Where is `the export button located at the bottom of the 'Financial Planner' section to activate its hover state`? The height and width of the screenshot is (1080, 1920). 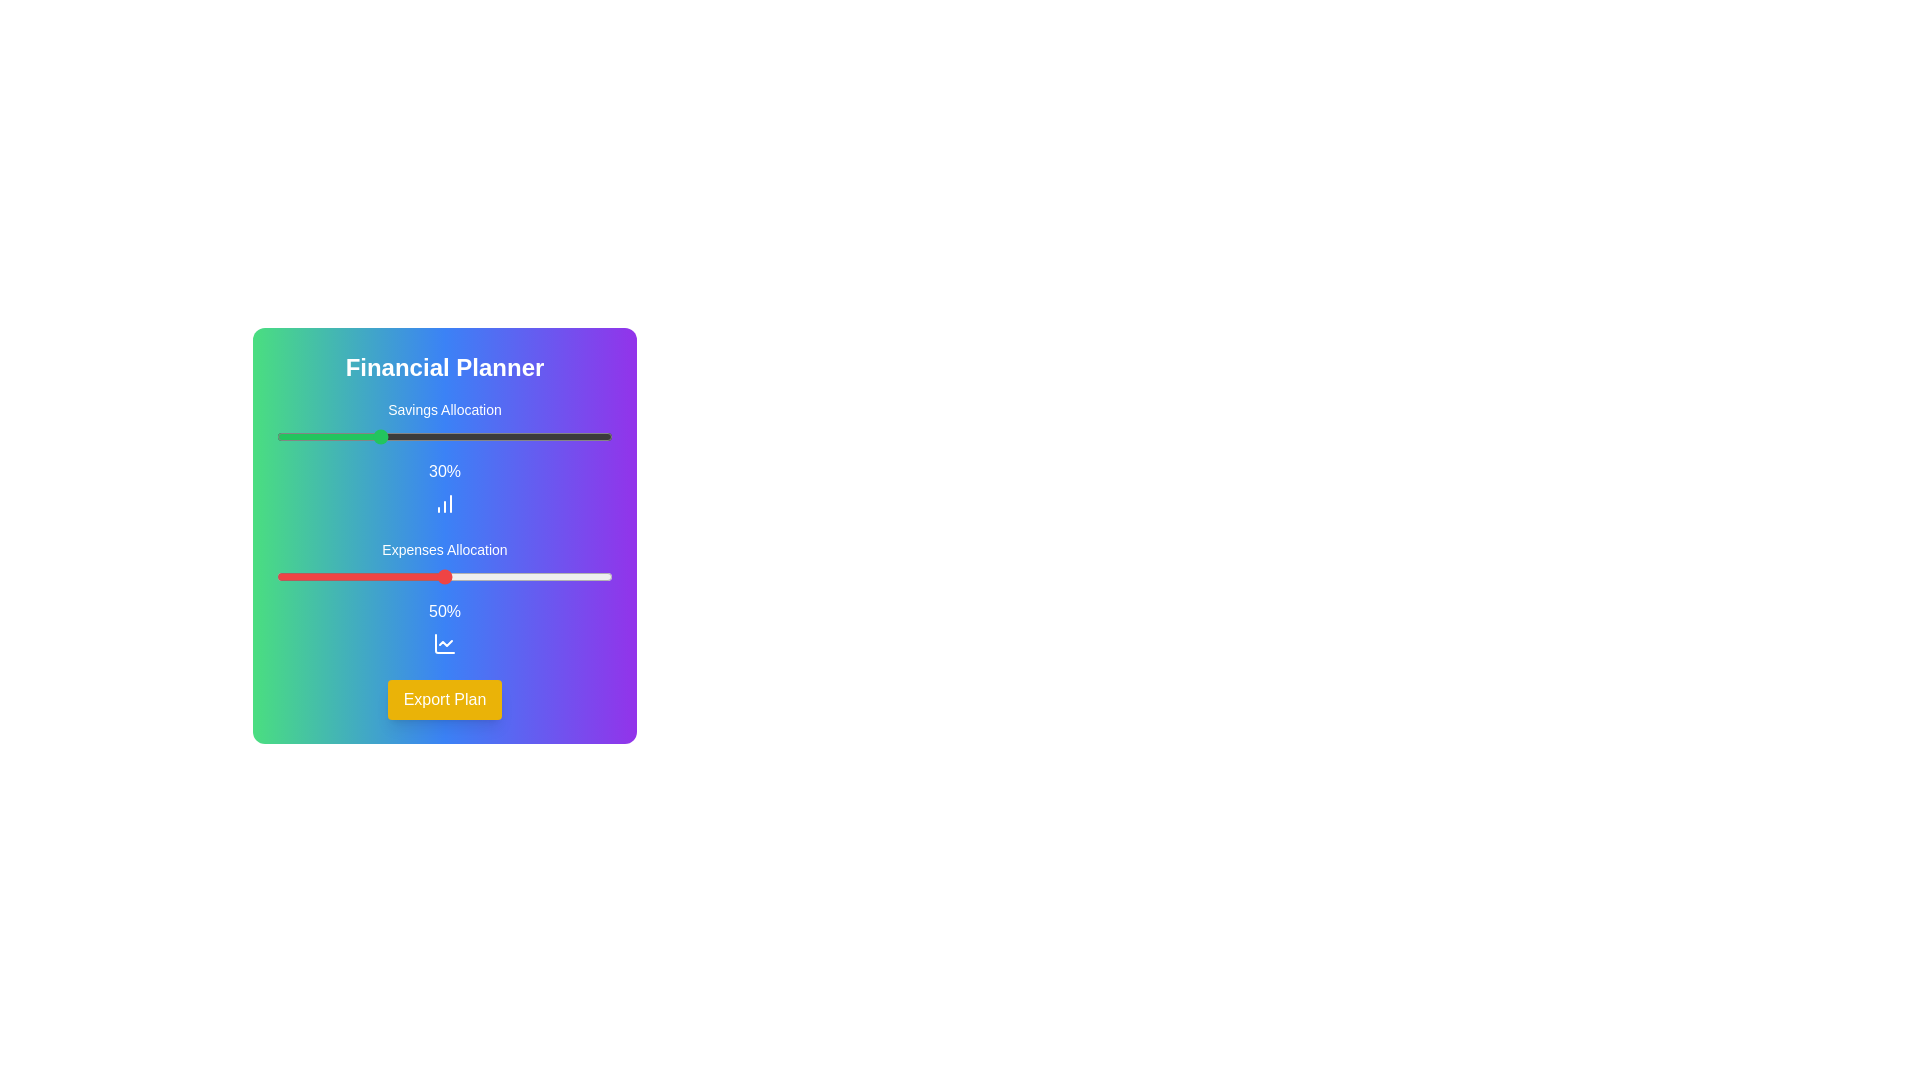 the export button located at the bottom of the 'Financial Planner' section to activate its hover state is located at coordinates (444, 698).